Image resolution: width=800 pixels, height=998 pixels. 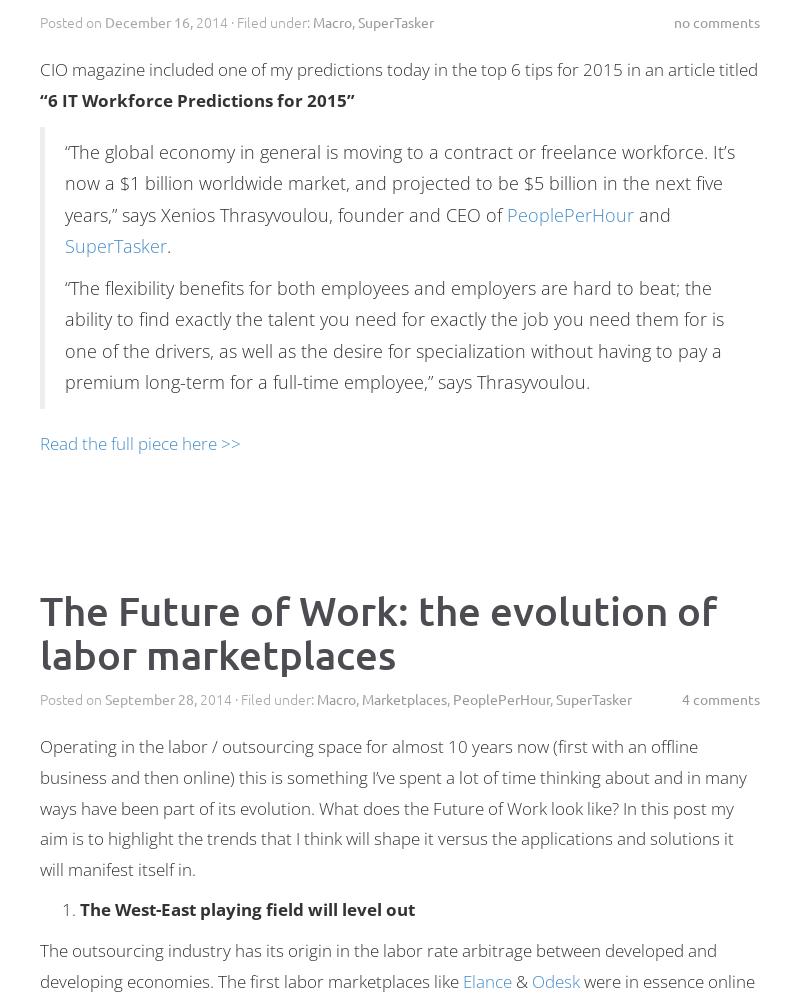 What do you see at coordinates (393, 334) in the screenshot?
I see `'“The flexibility benefits for both employees and employers are hard to beat; the ability to find exactly the talent you need for exactly the job you need them for is one of the drivers, as well as the desire for specialization without having to pay a premium long-term for a full-time employee,” says Thrasyvoulou.'` at bounding box center [393, 334].